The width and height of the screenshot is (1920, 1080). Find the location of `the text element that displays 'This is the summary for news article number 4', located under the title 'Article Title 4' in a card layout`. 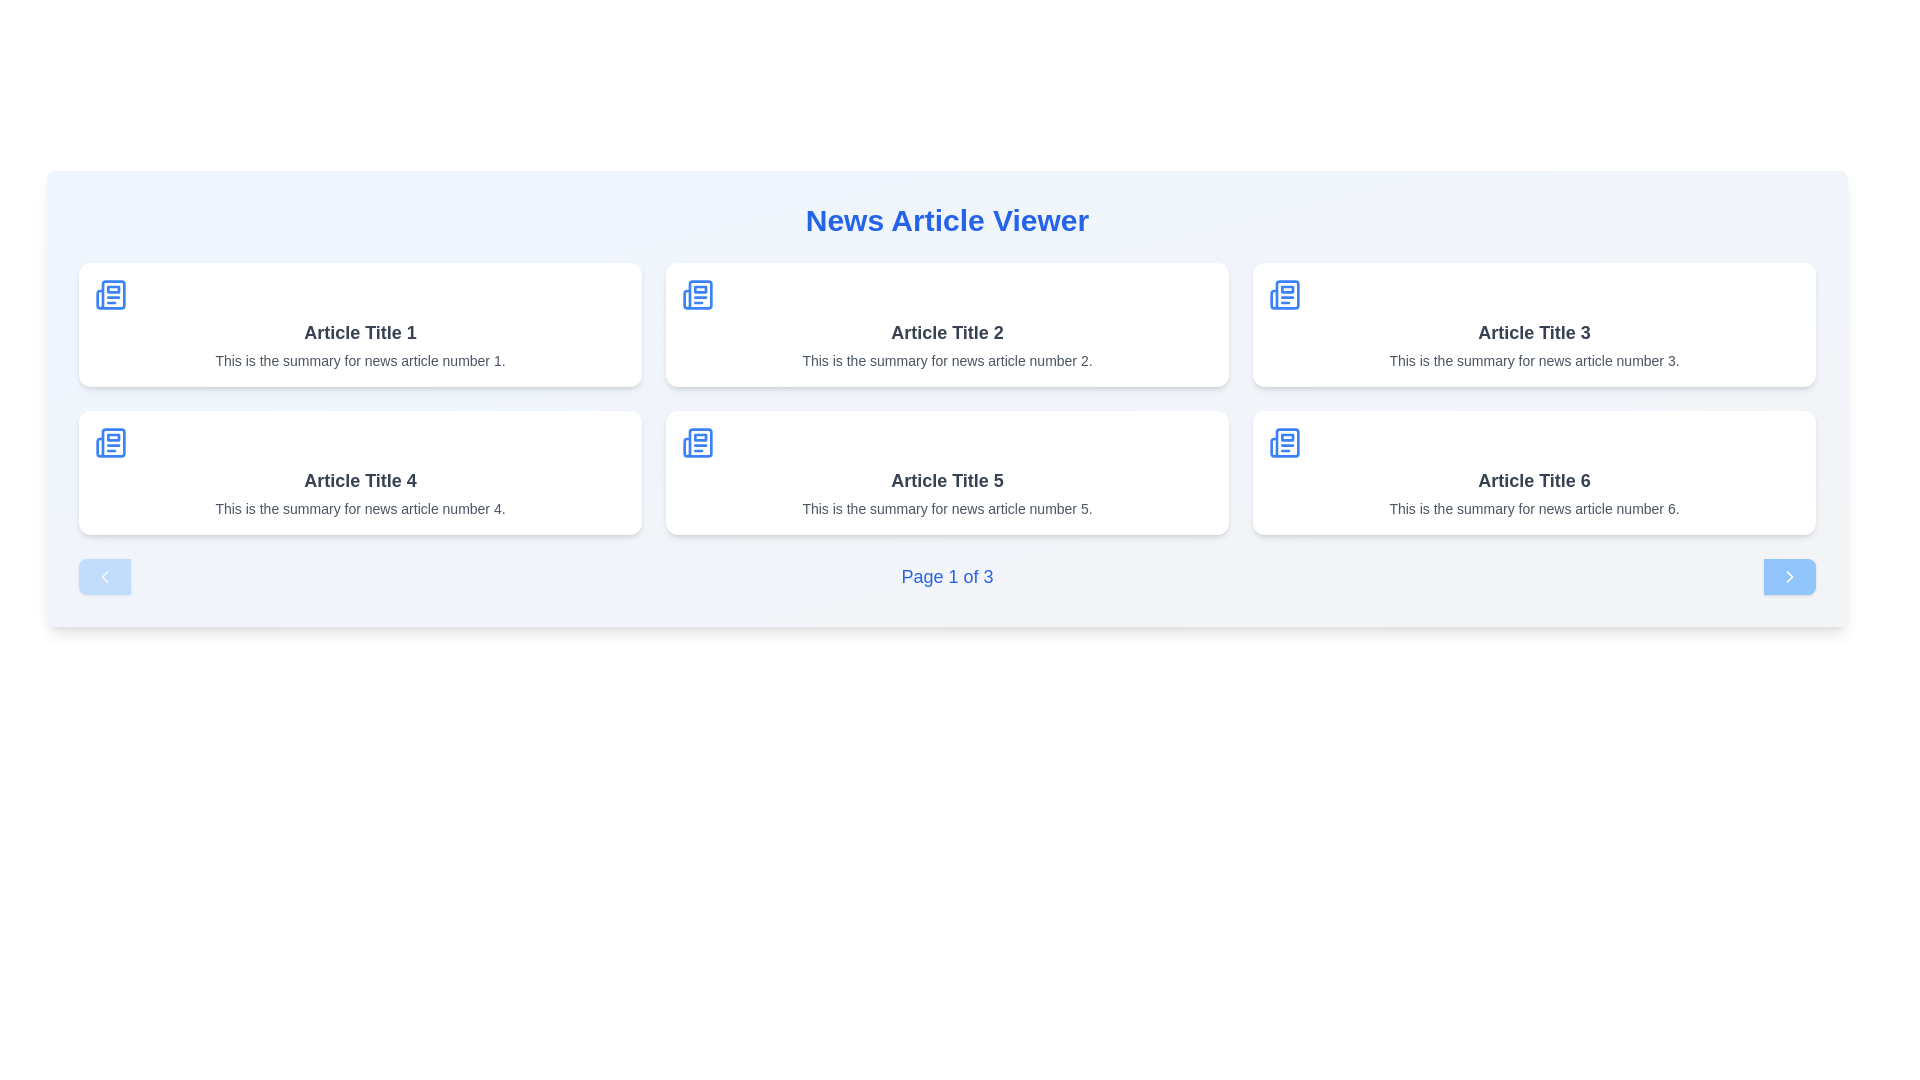

the text element that displays 'This is the summary for news article number 4', located under the title 'Article Title 4' in a card layout is located at coordinates (360, 508).